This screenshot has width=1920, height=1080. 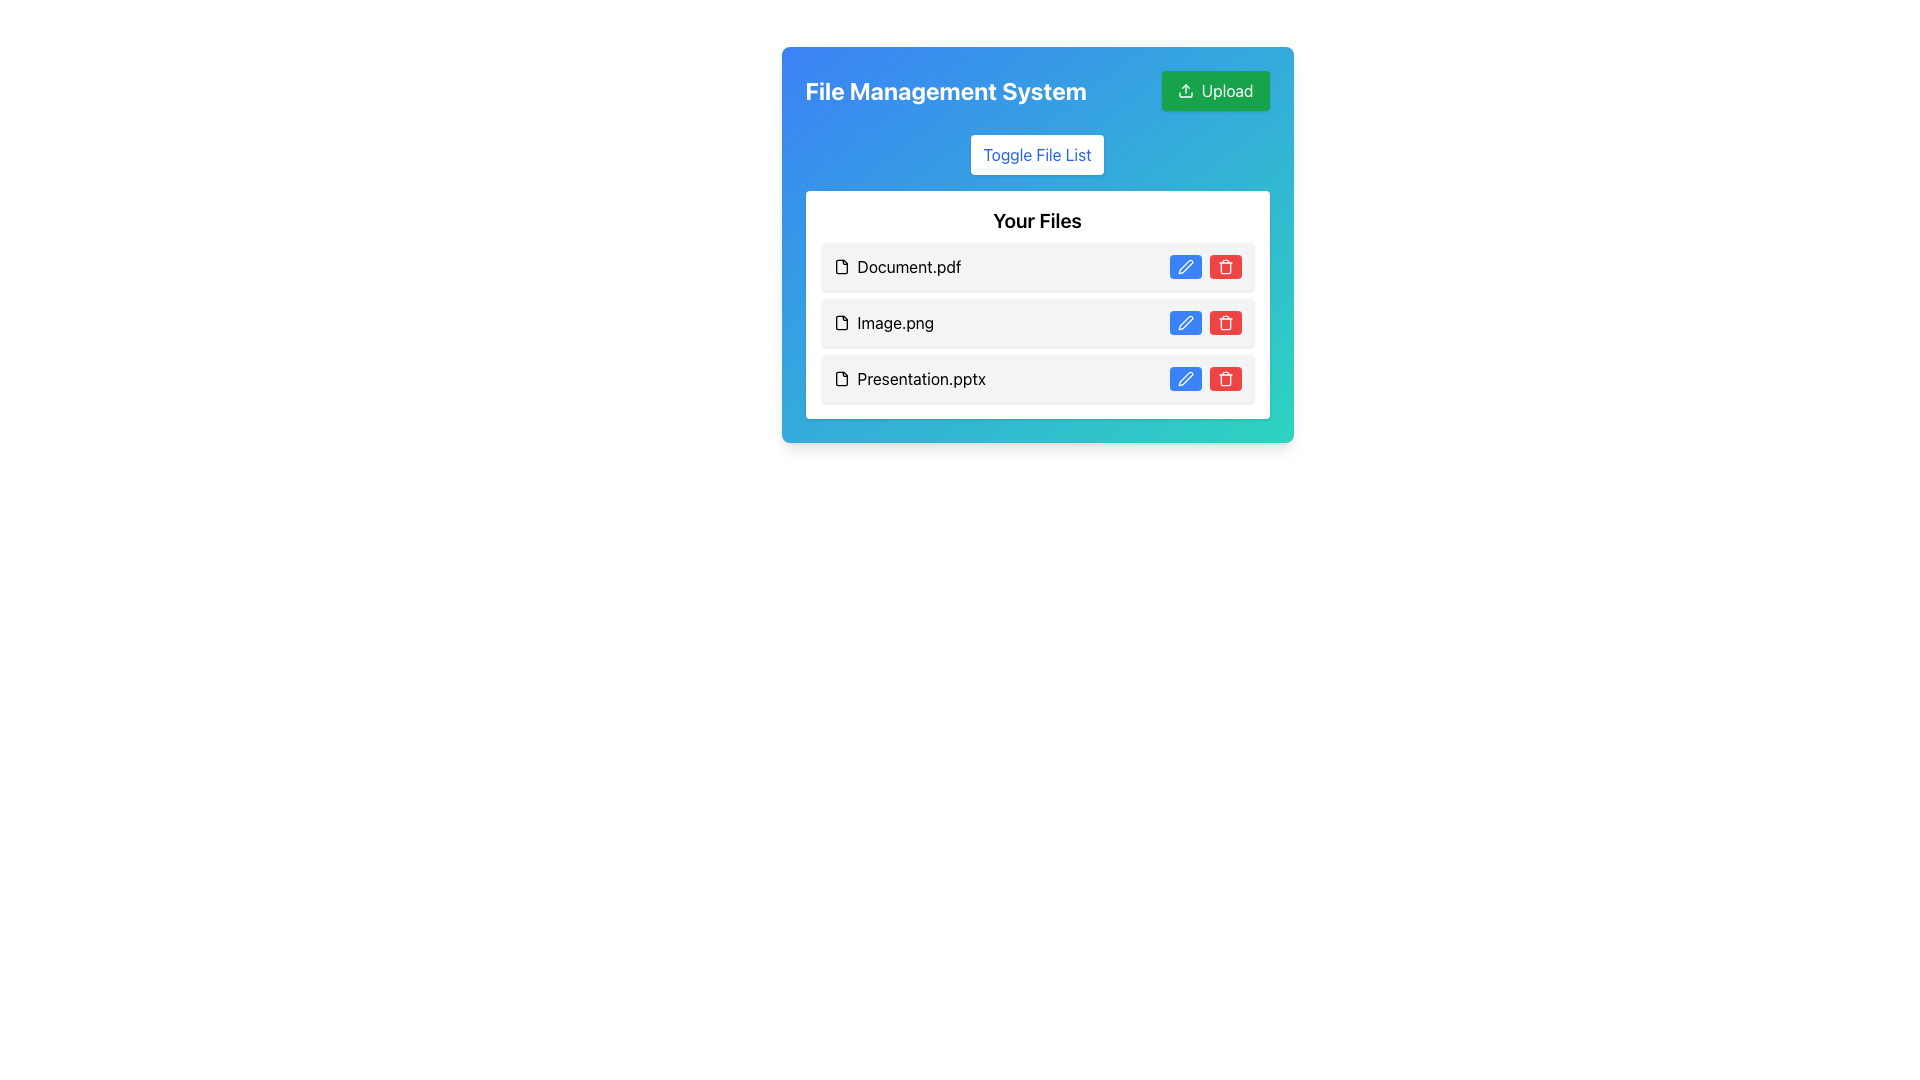 I want to click on the 'Toggle File List' button, which has a white background, blue text, and a rounded border, so click(x=1037, y=153).